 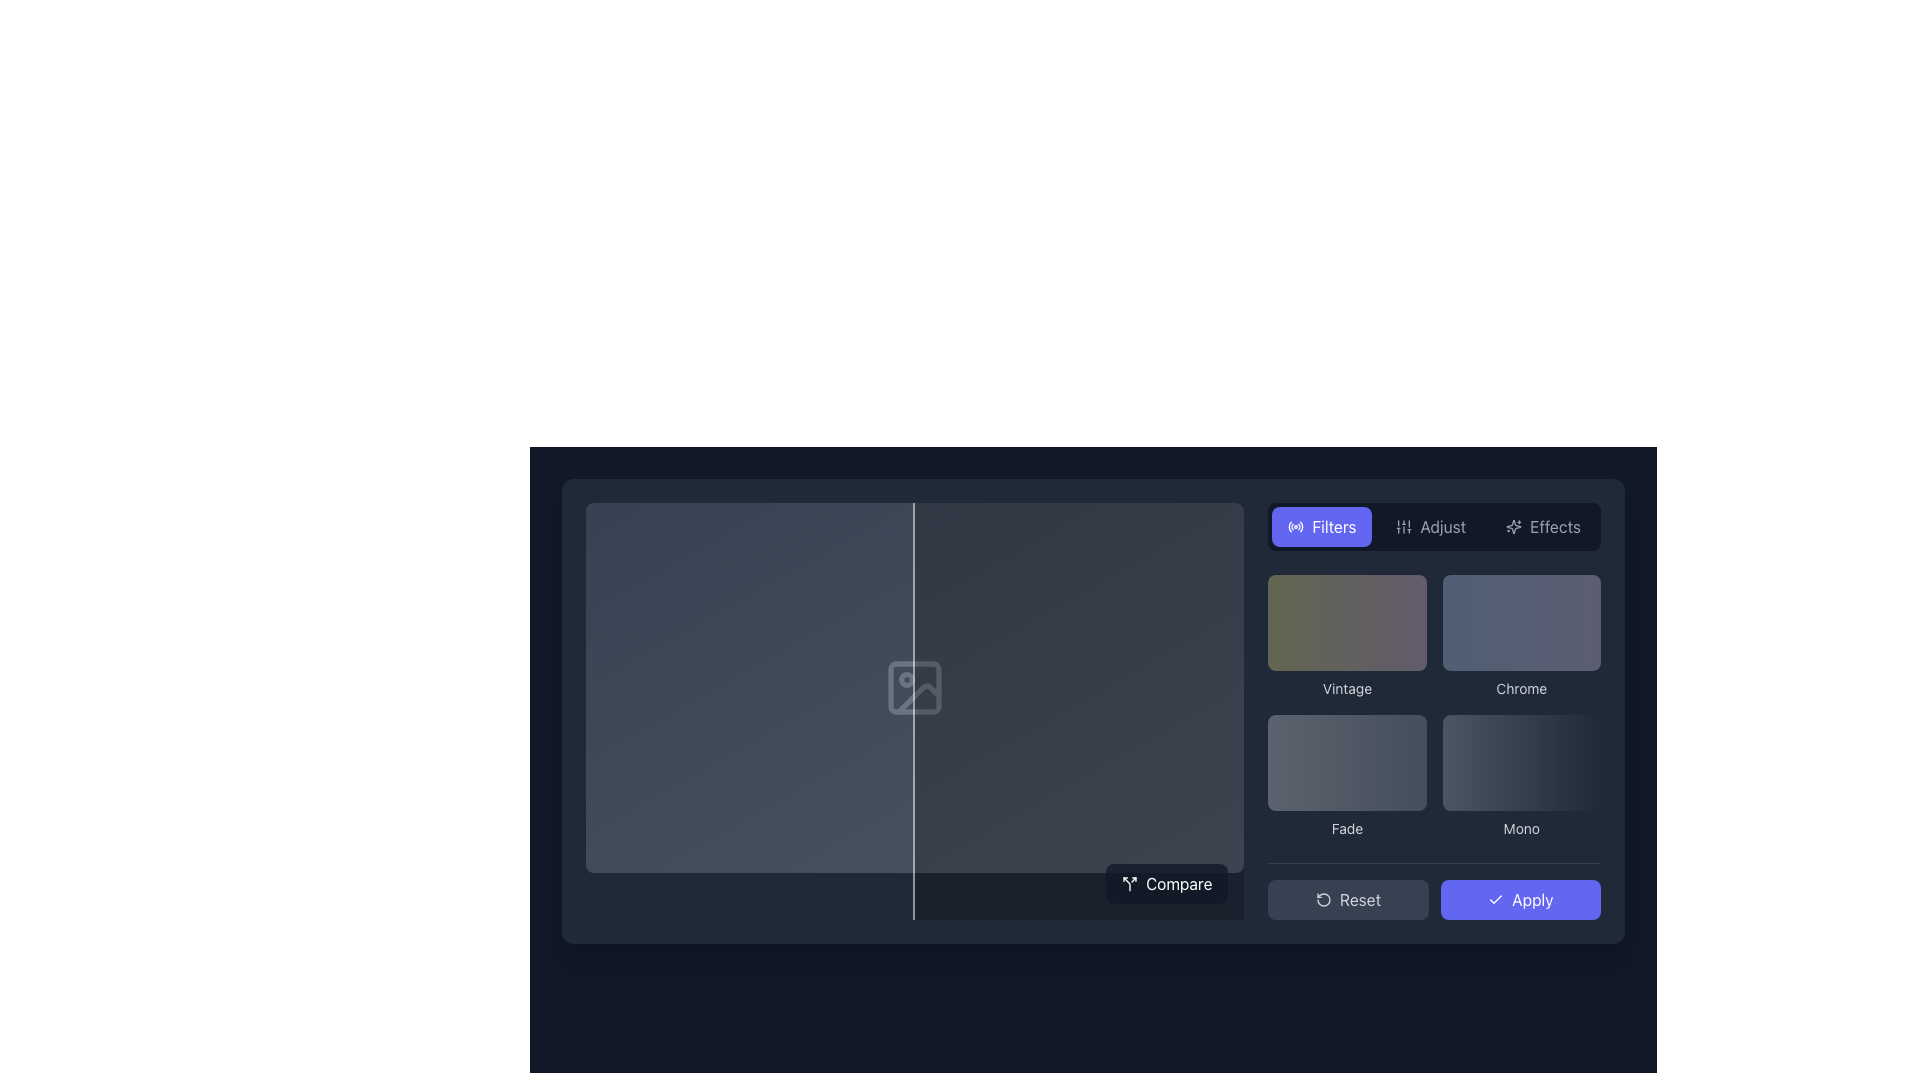 I want to click on the 'Apply' button, which is a primary action button styled with a purple background and white text, located to the right of the 'Reset' button in the two-button group at the bottom of the right panel, so click(x=1433, y=890).